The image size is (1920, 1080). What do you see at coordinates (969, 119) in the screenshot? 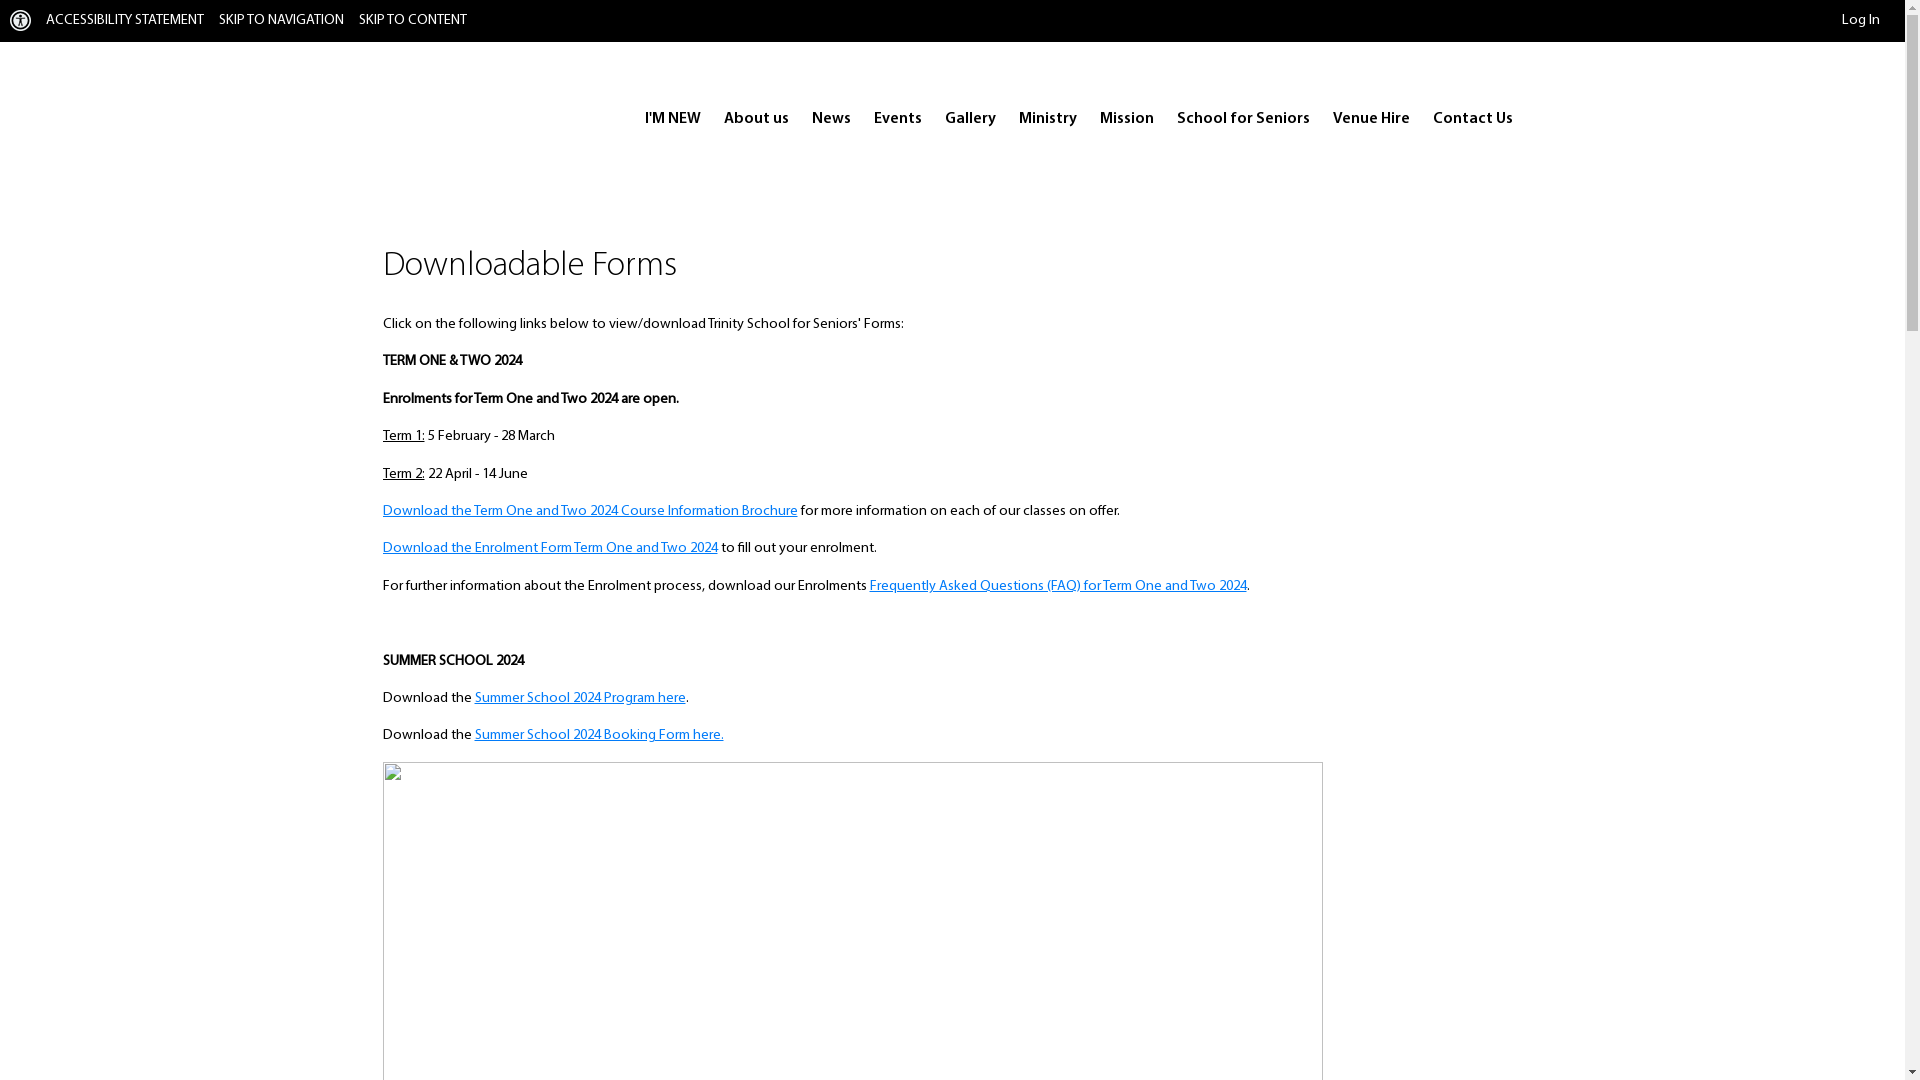
I see `'Gallery'` at bounding box center [969, 119].